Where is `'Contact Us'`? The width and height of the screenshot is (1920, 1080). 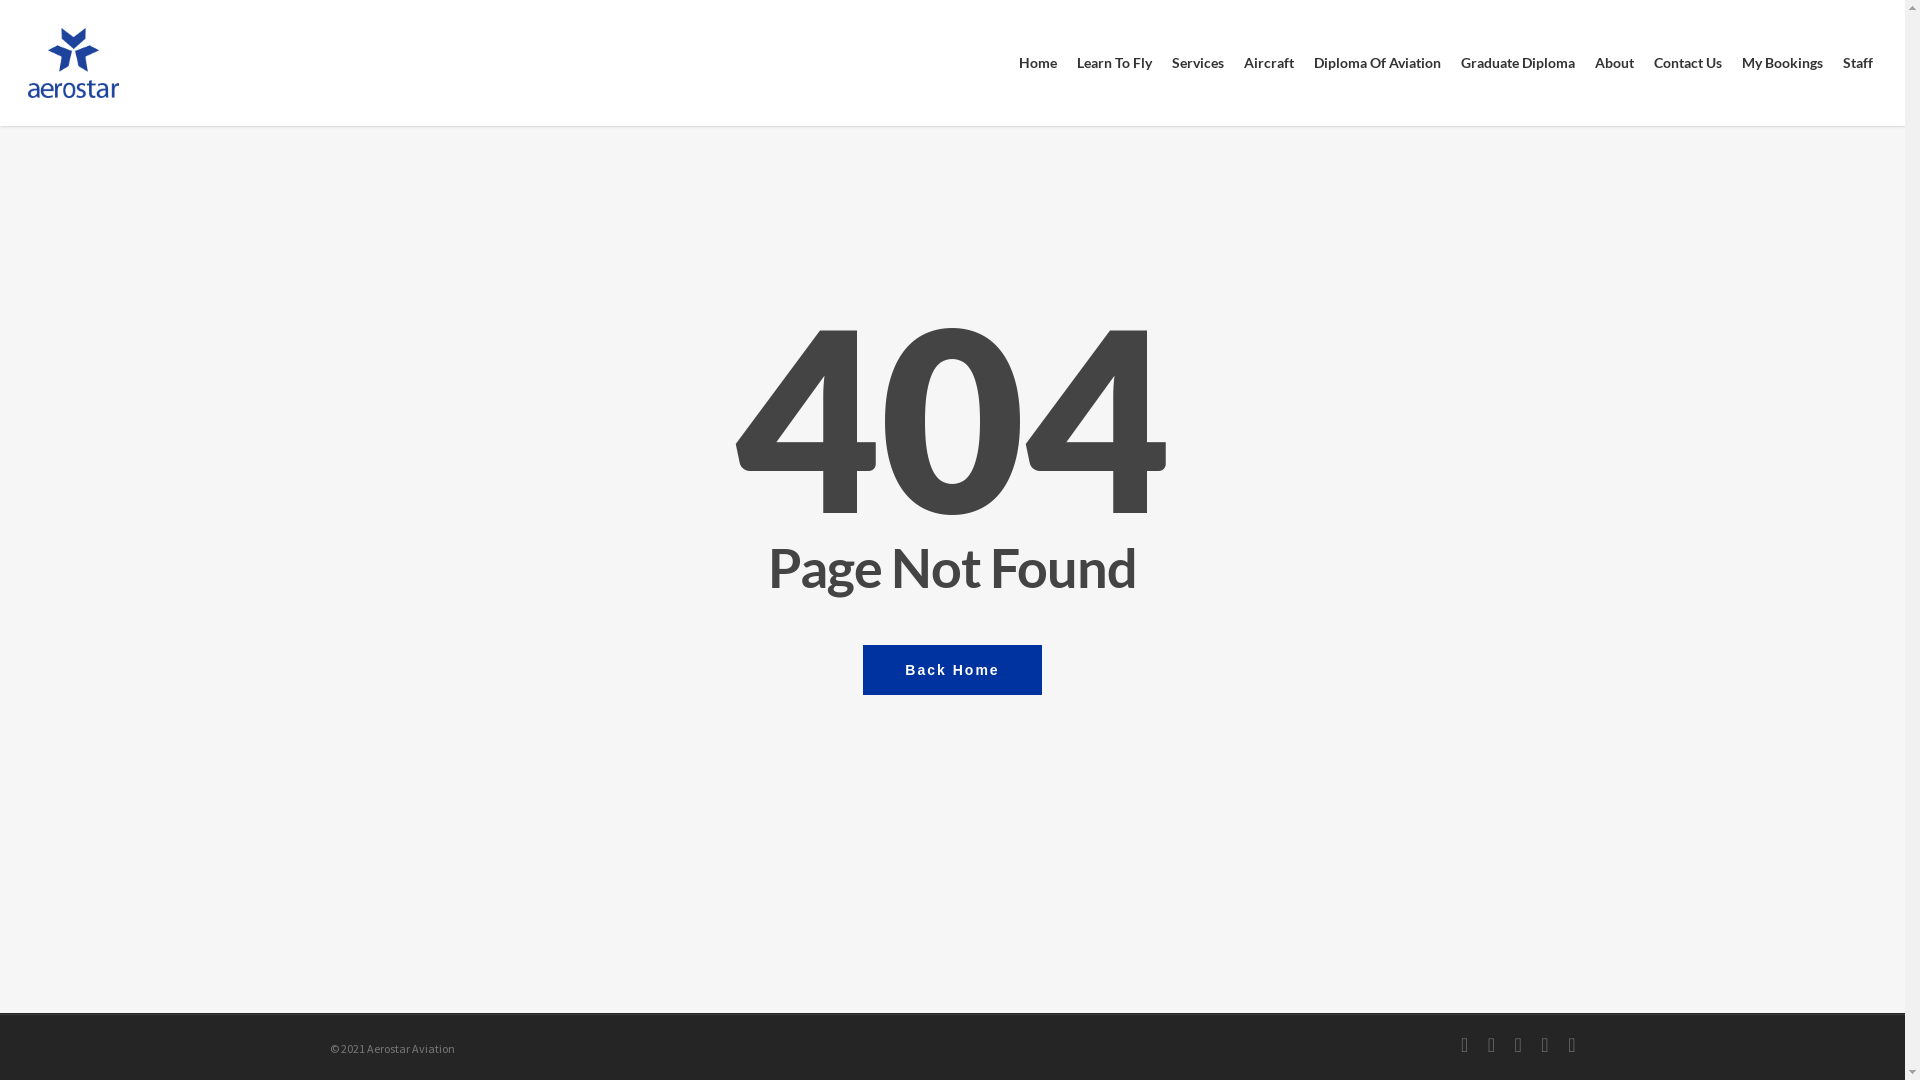 'Contact Us' is located at coordinates (1643, 61).